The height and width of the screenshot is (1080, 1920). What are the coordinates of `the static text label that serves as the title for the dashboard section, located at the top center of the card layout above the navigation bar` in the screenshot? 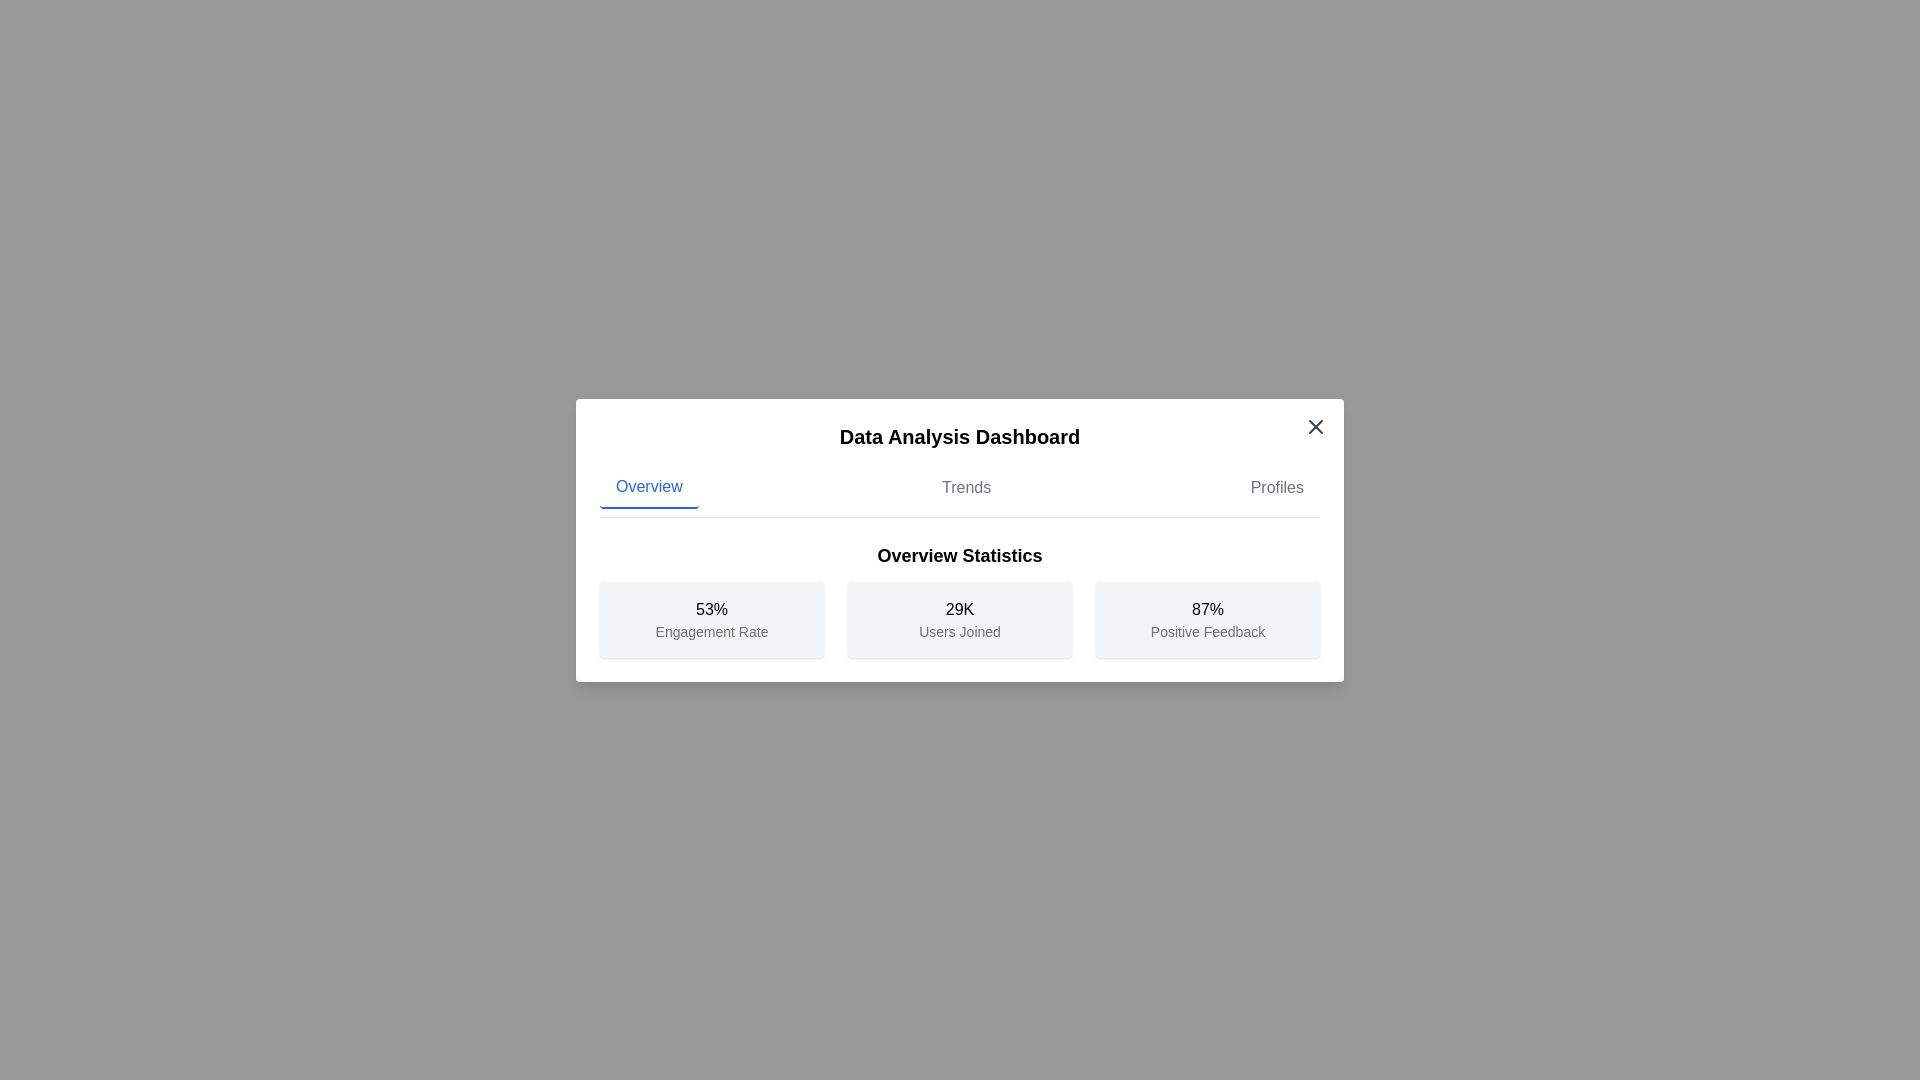 It's located at (960, 435).